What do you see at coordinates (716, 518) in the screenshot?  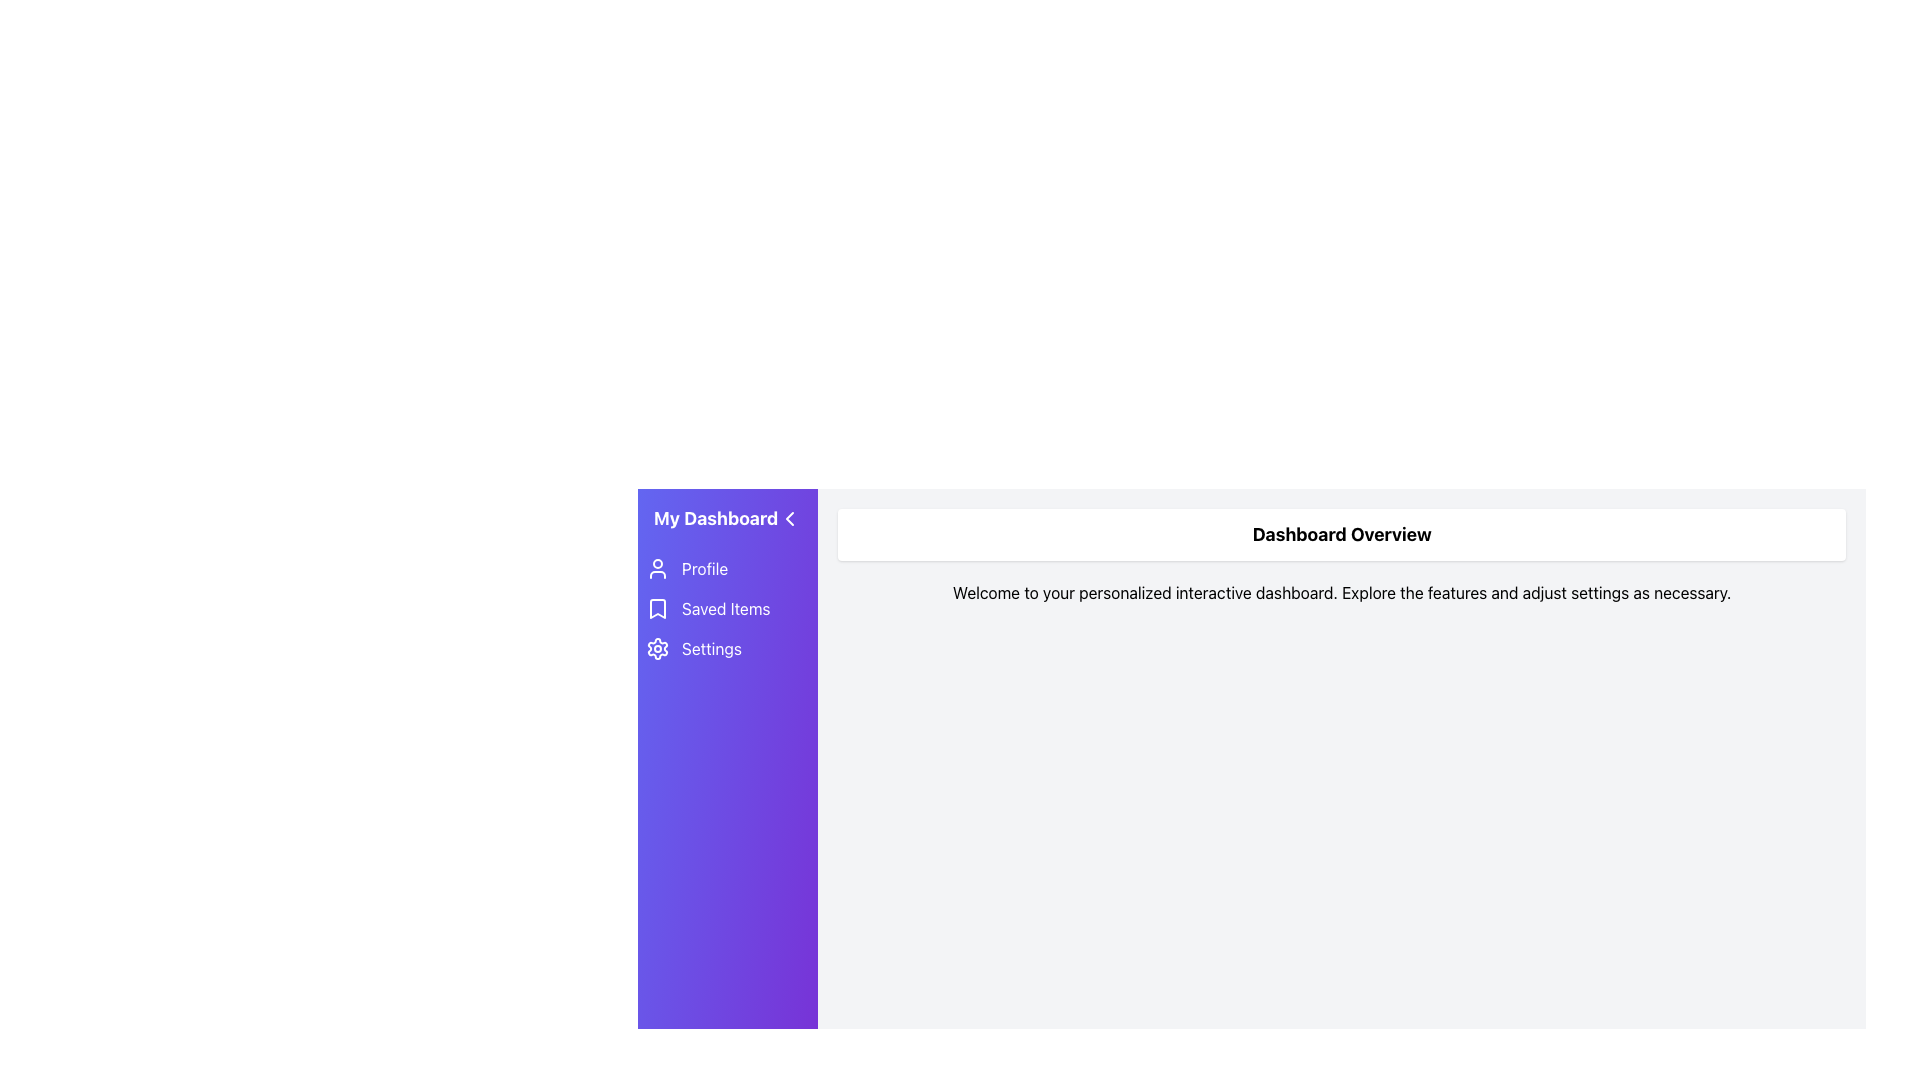 I see `the header text element that serves as the title for the dashboard section, positioned between the navigation icon on the left and the content area on the right` at bounding box center [716, 518].